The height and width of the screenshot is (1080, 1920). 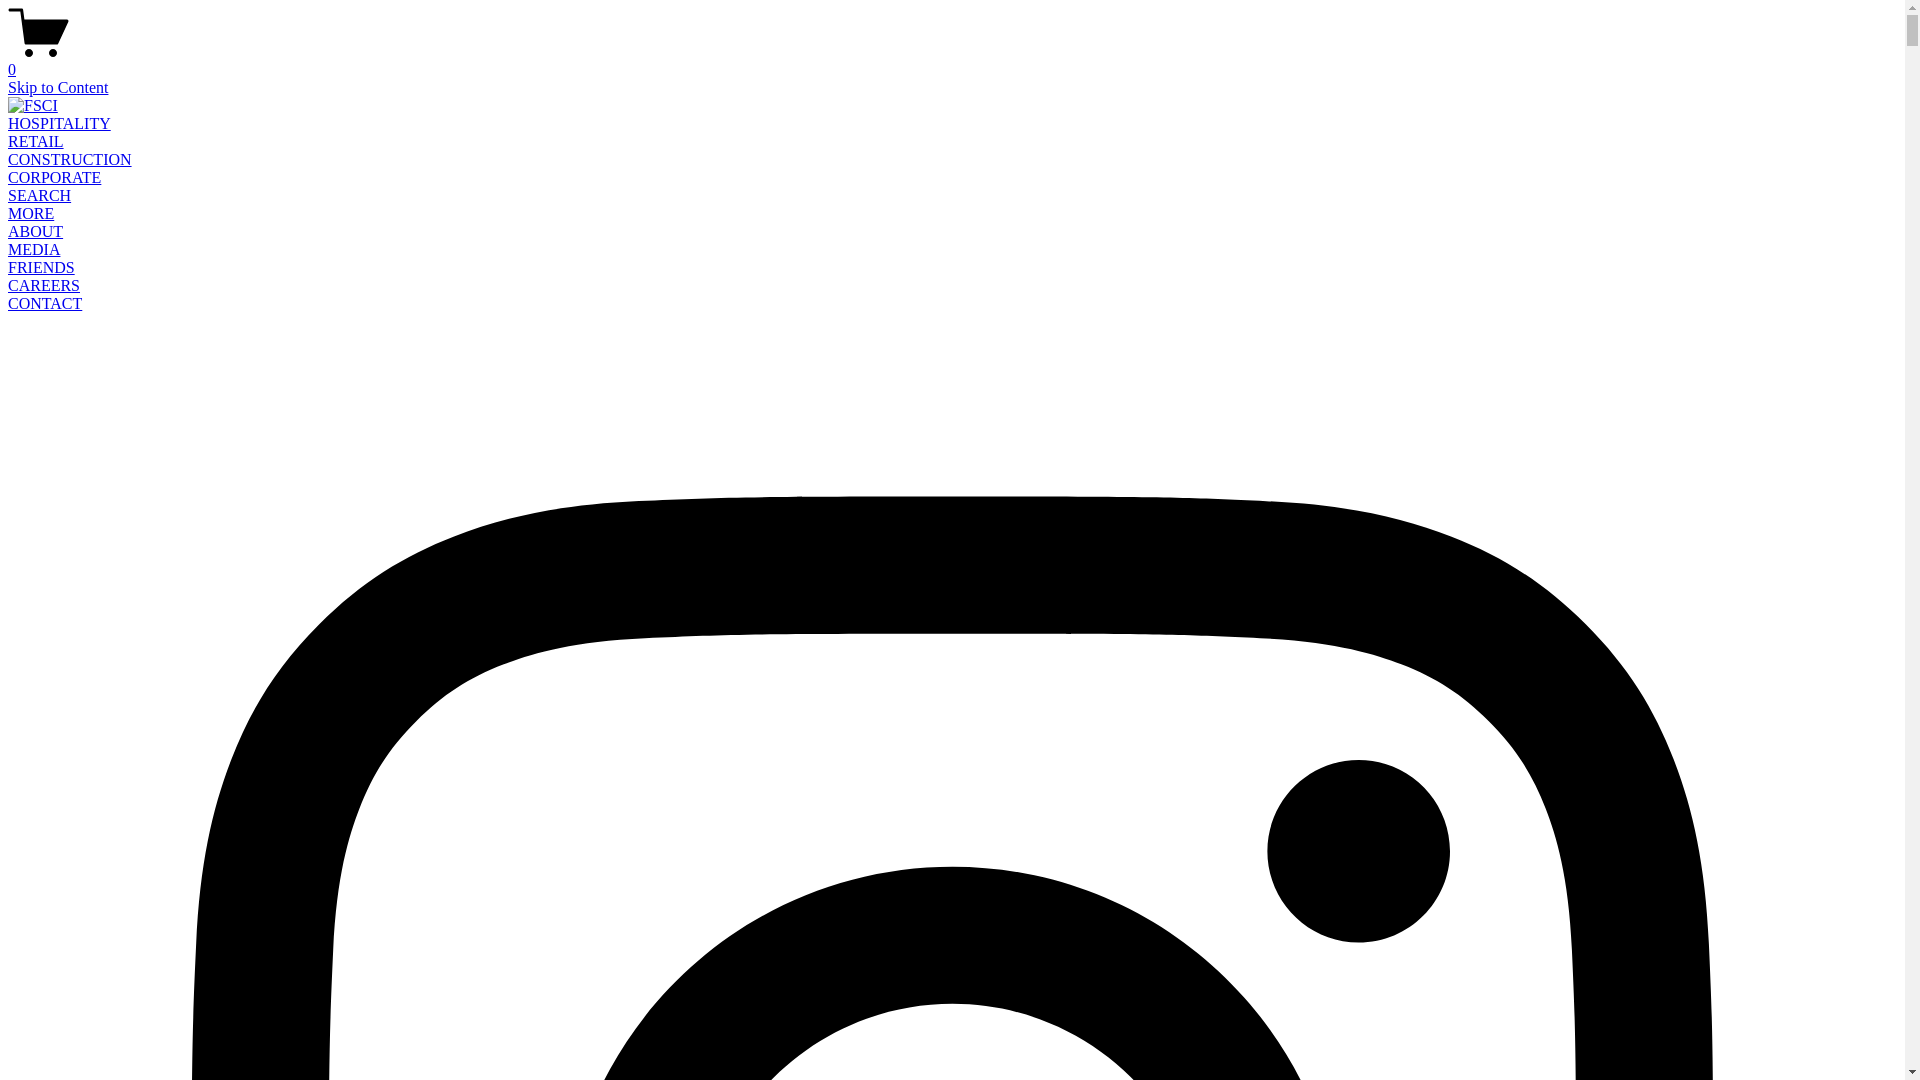 What do you see at coordinates (44, 303) in the screenshot?
I see `'CONTACT'` at bounding box center [44, 303].